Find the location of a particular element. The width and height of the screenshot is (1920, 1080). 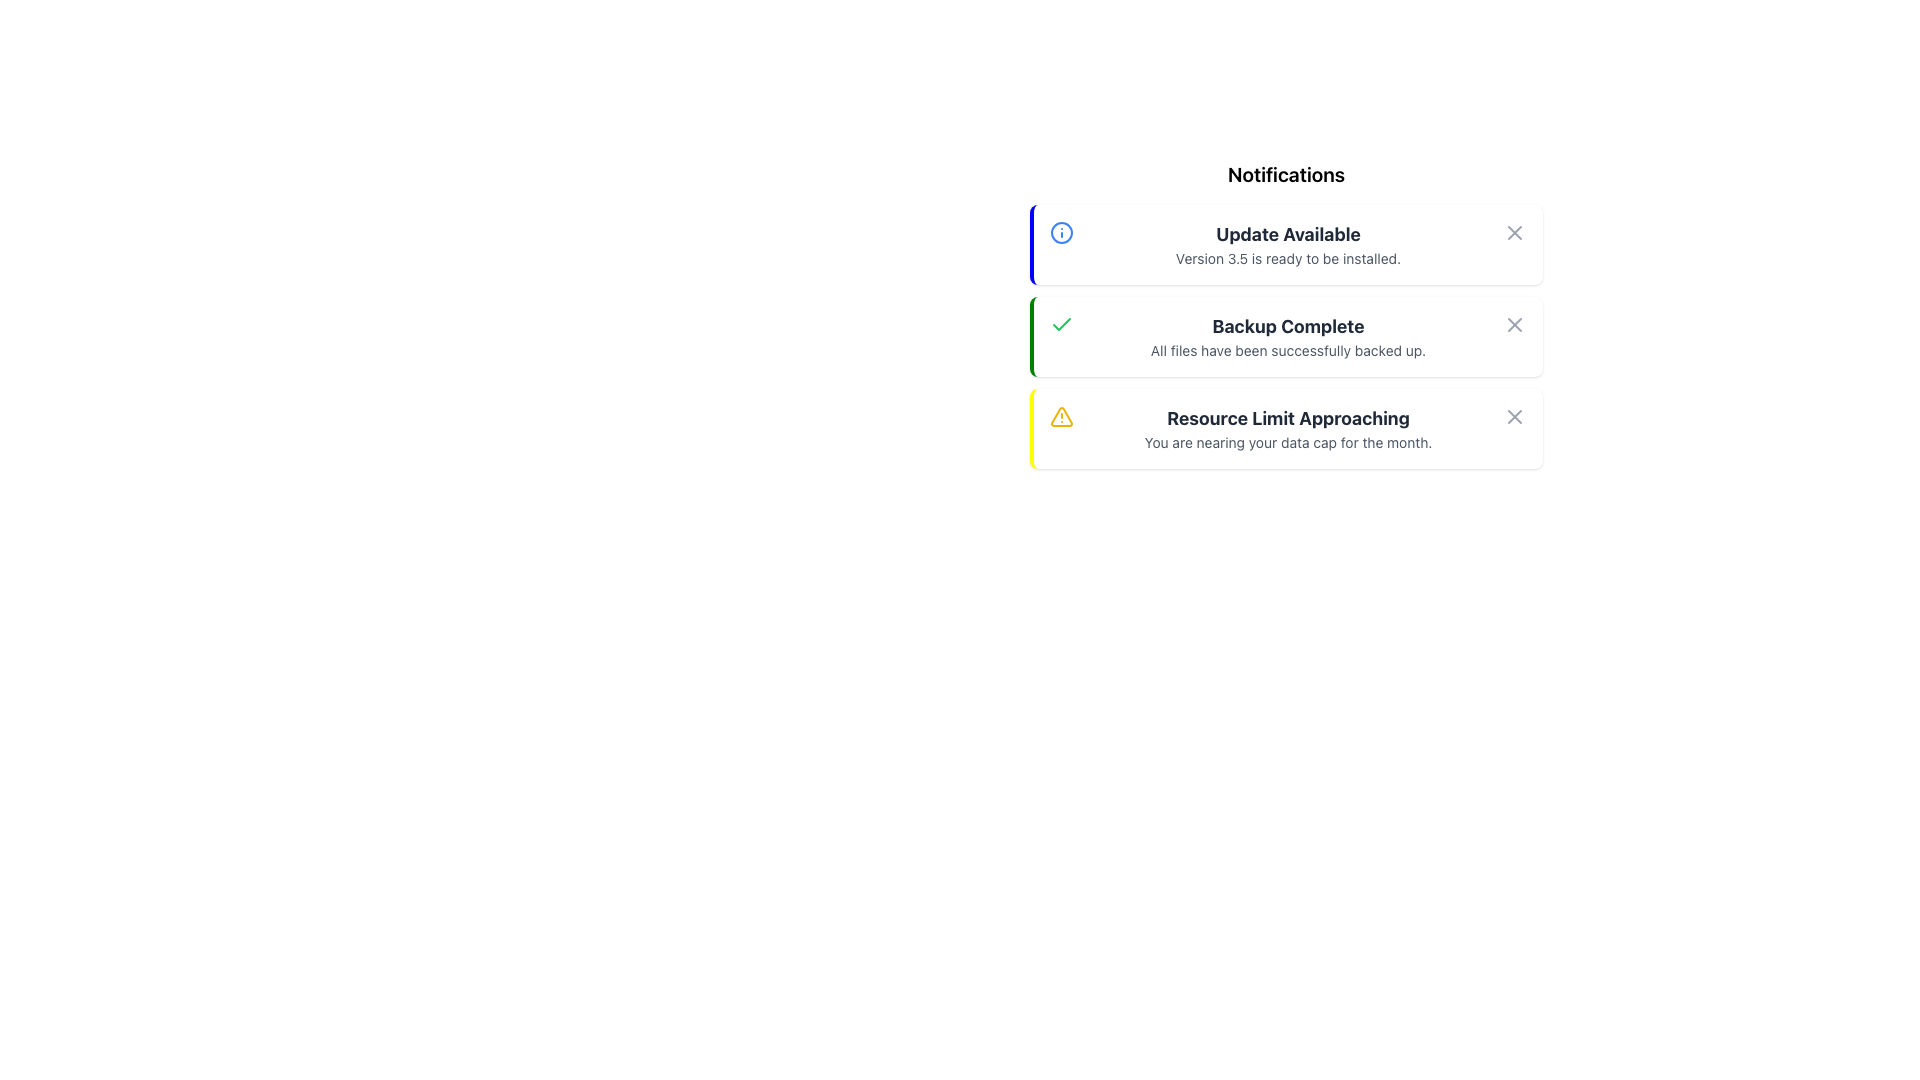

text that informs the user about the completion of the backup operation, located in the second notification card, above the text 'All files have been successfully backed up.' is located at coordinates (1288, 326).